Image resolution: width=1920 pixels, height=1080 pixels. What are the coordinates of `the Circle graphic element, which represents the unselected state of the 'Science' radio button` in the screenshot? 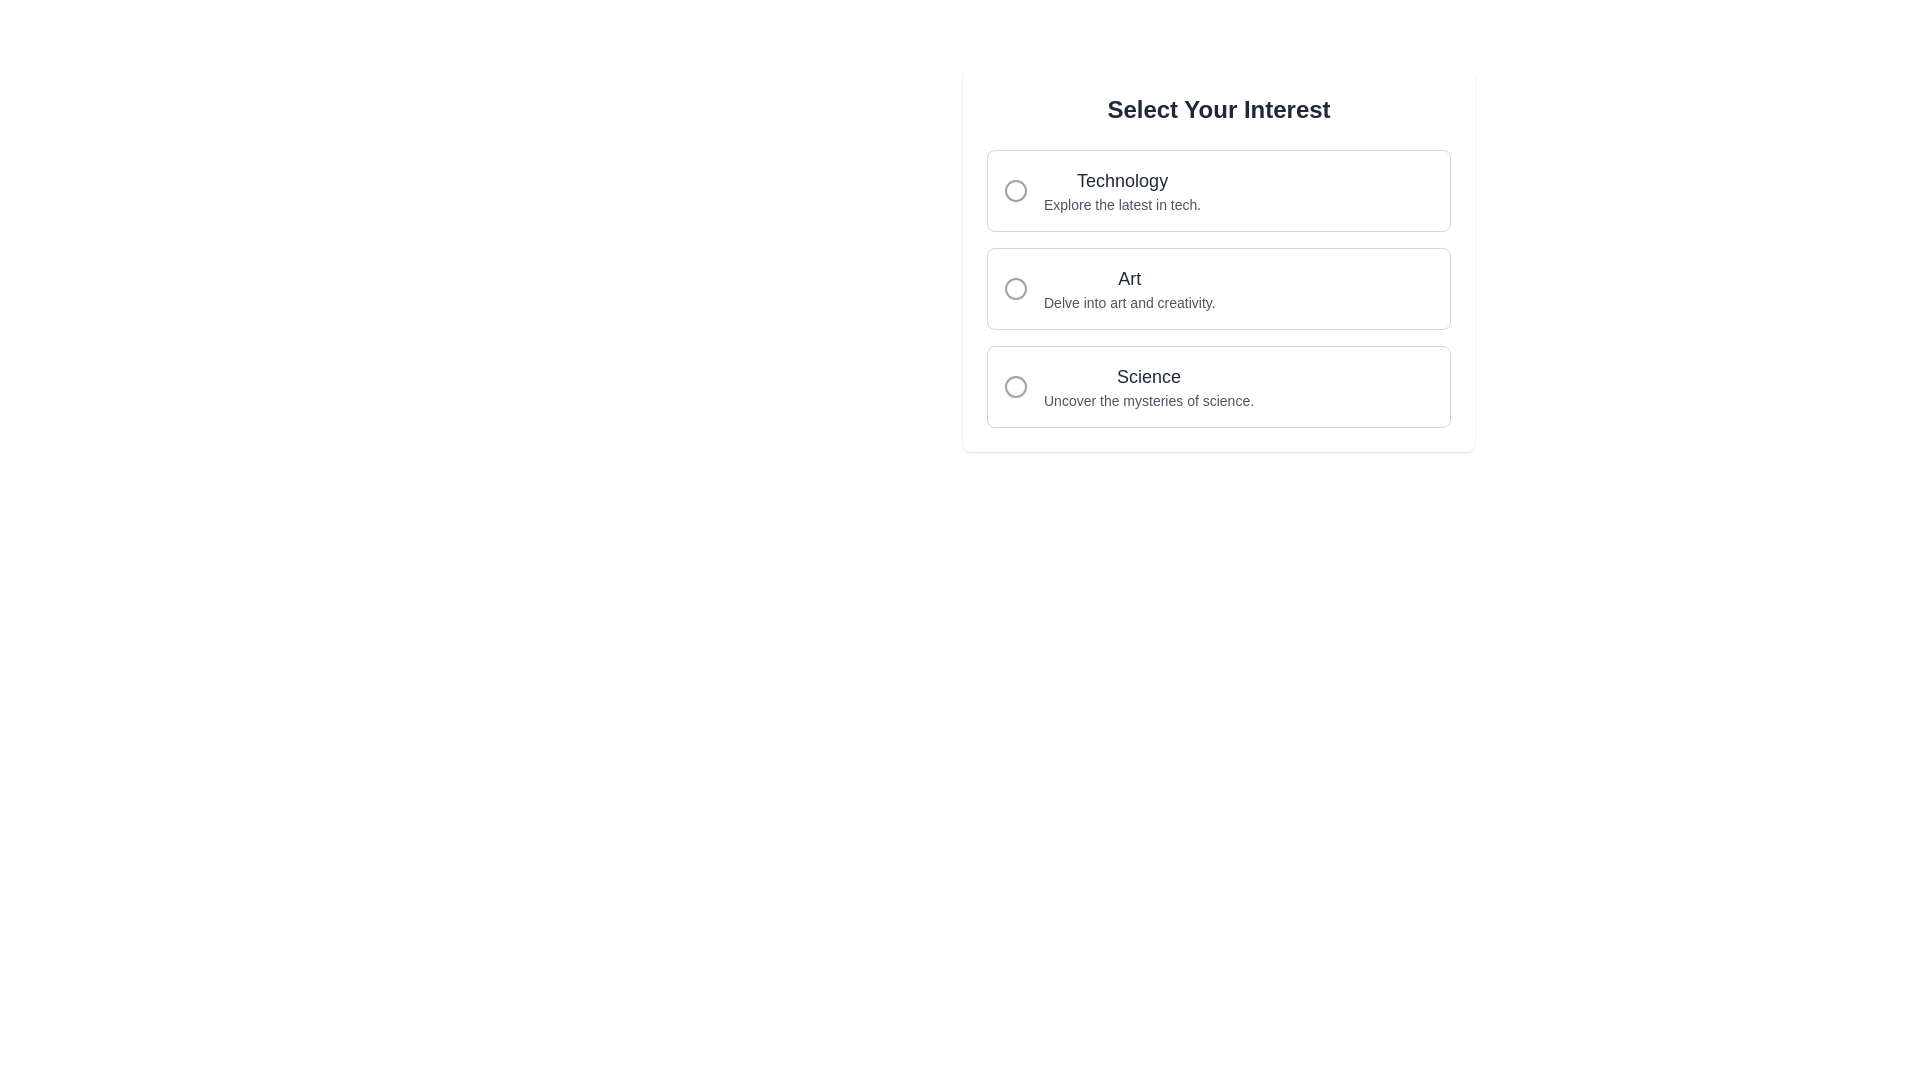 It's located at (1016, 386).